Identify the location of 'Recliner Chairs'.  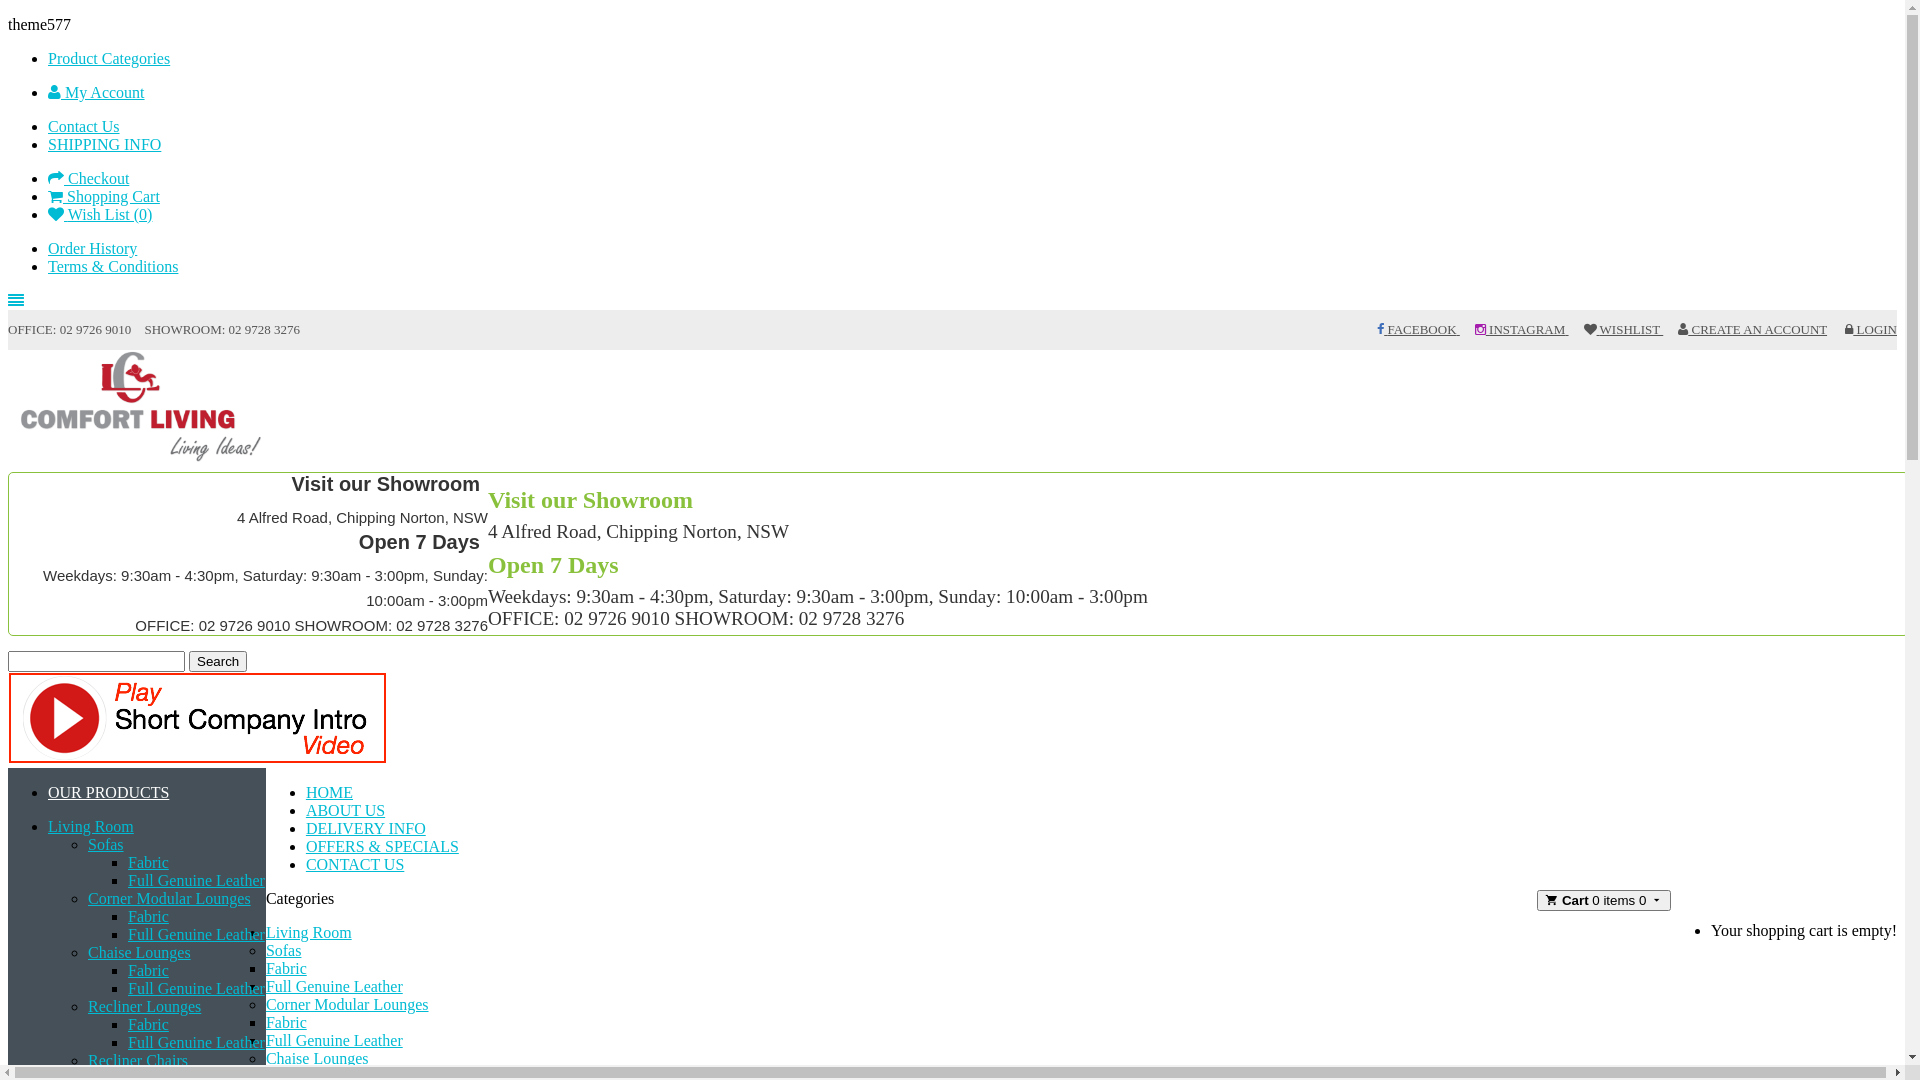
(86, 1059).